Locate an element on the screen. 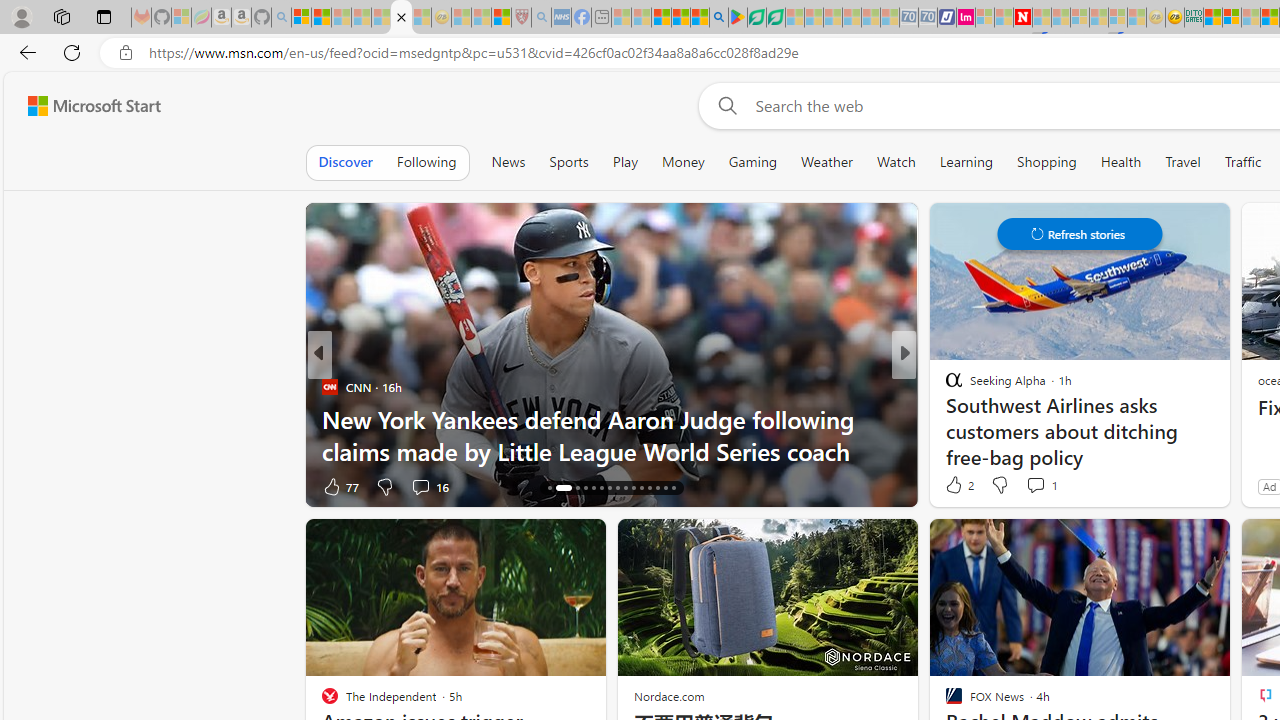 This screenshot has width=1280, height=720. 'AutomationID: tab-22' is located at coordinates (608, 488).